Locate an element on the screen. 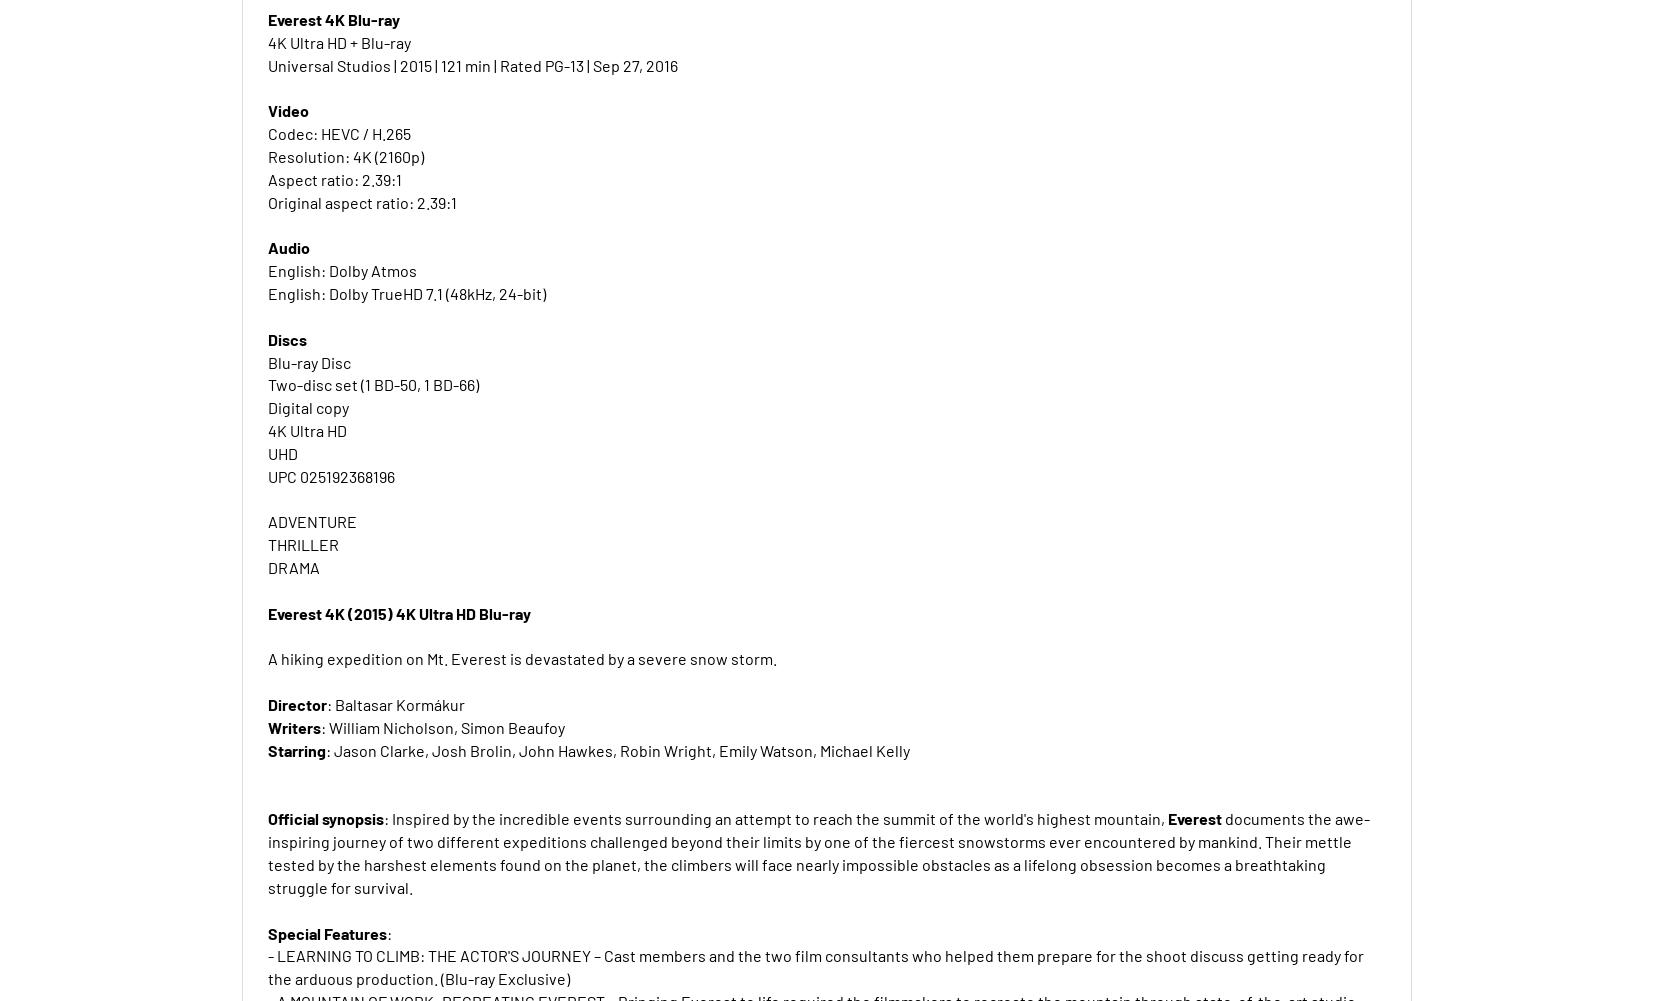  'Discs' is located at coordinates (285, 338).